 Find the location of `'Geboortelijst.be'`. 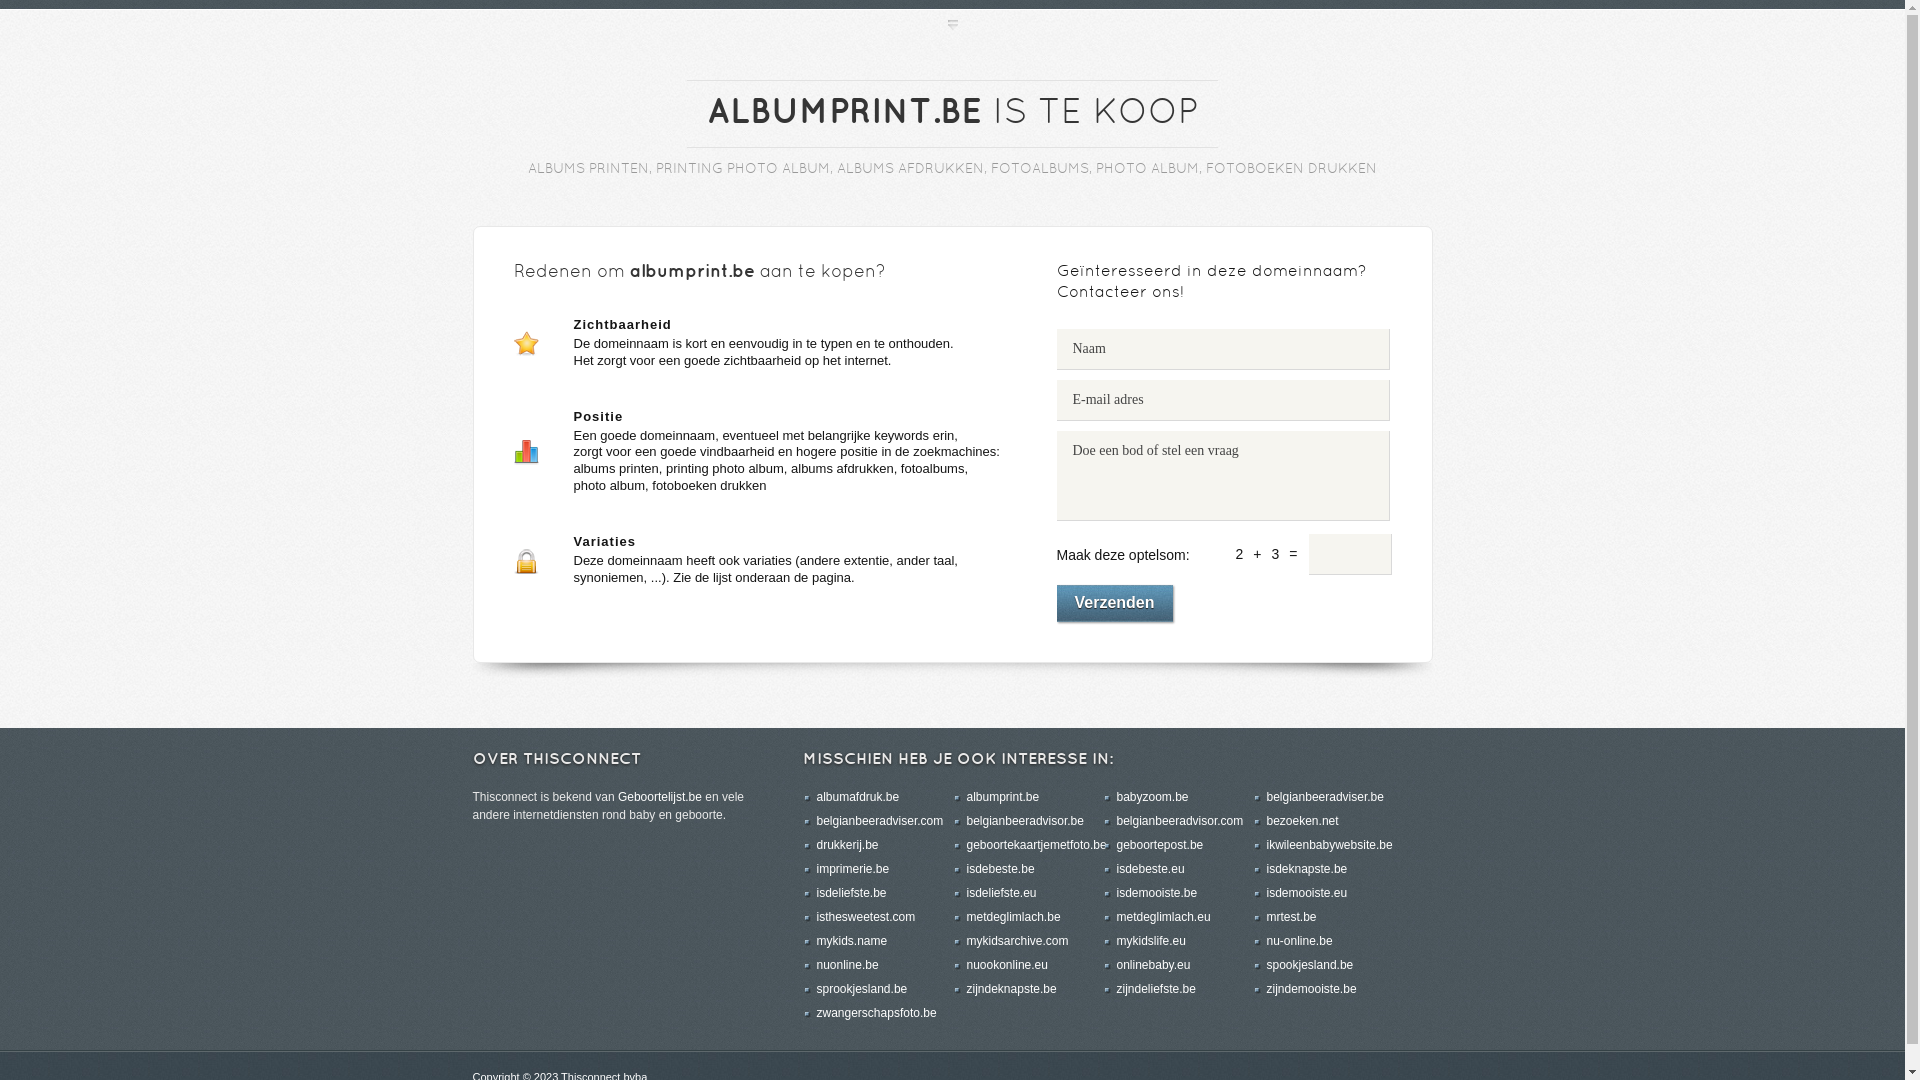

'Geboortelijst.be' is located at coordinates (660, 796).